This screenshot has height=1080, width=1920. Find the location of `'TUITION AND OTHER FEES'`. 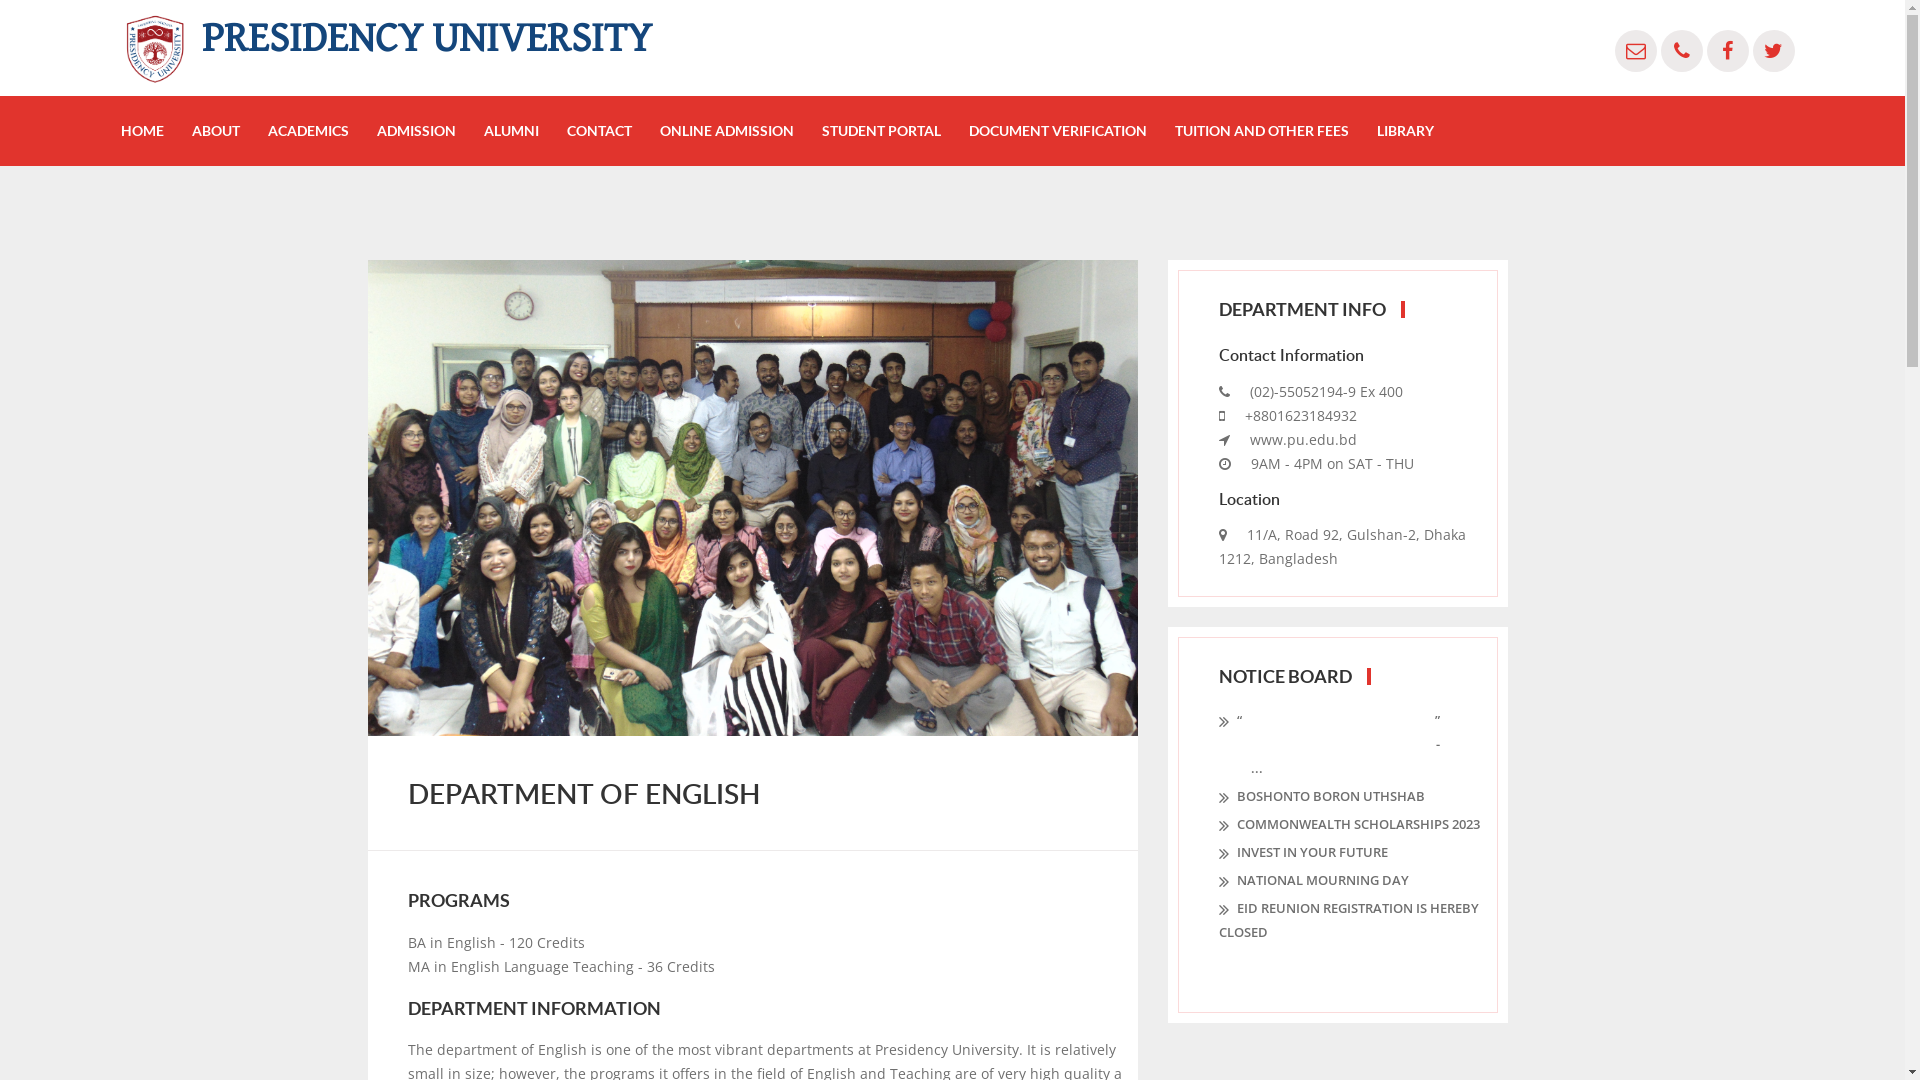

'TUITION AND OTHER FEES' is located at coordinates (1261, 131).